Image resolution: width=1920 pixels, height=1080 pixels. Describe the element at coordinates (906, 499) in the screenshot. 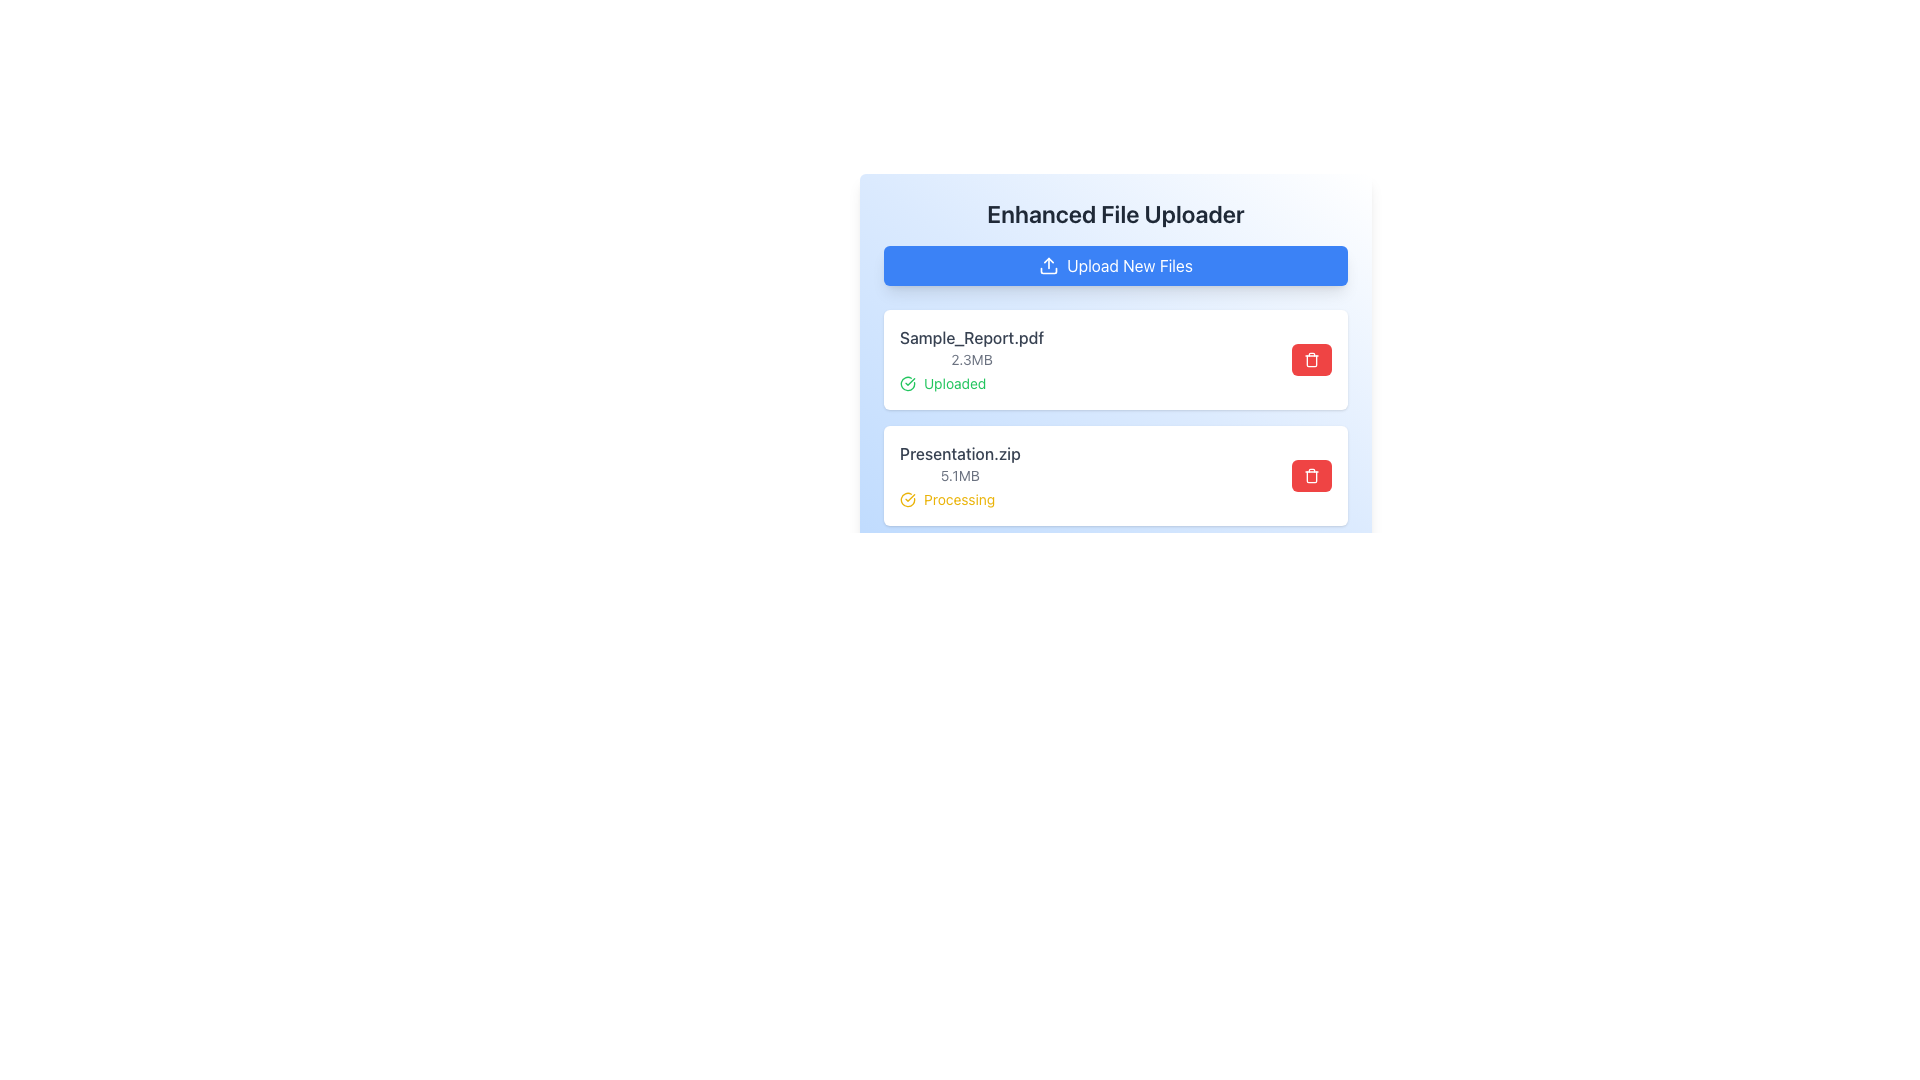

I see `the small circular yellow icon with a checkmark adjacent to the text 'Processing' in the second file row by moving the cursor to its center point` at that location.